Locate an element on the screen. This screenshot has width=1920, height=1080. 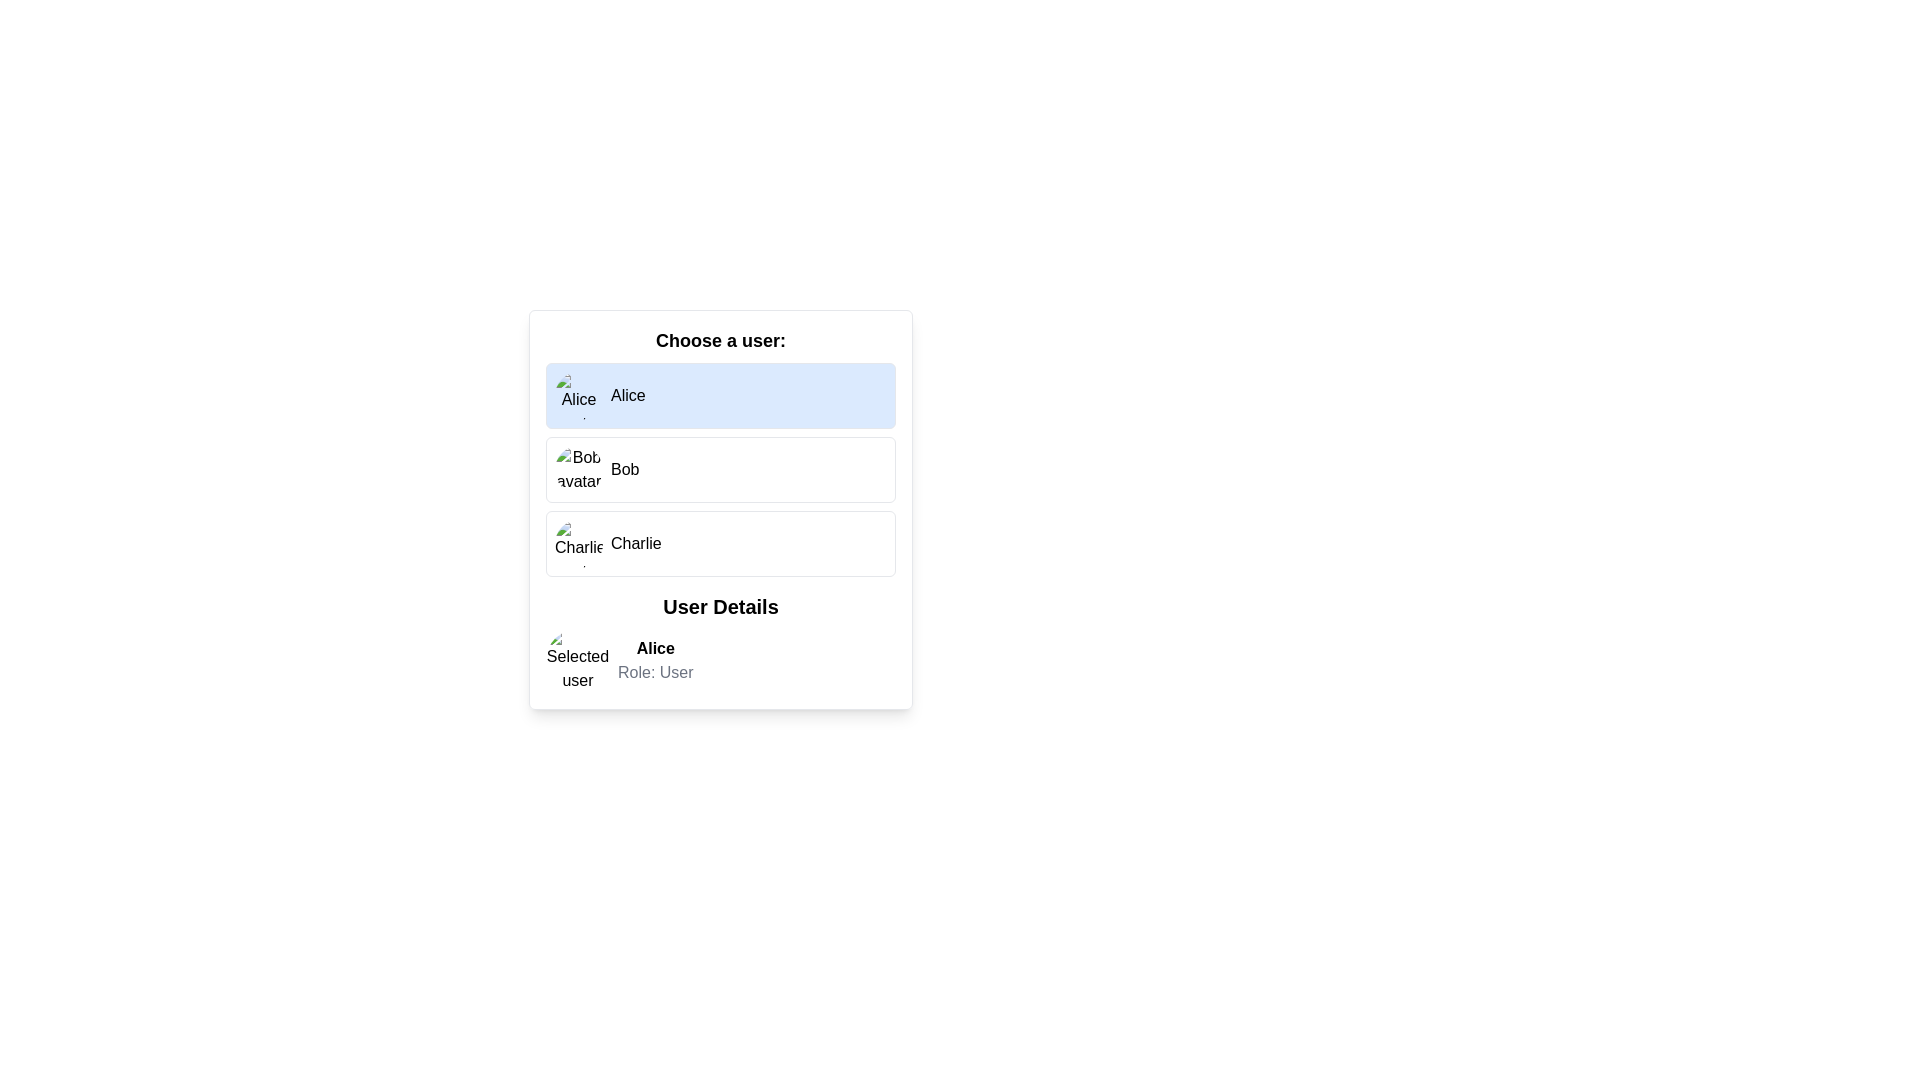
the 'User Details' header text, which is bold and large, located at the top of the user information section is located at coordinates (720, 605).